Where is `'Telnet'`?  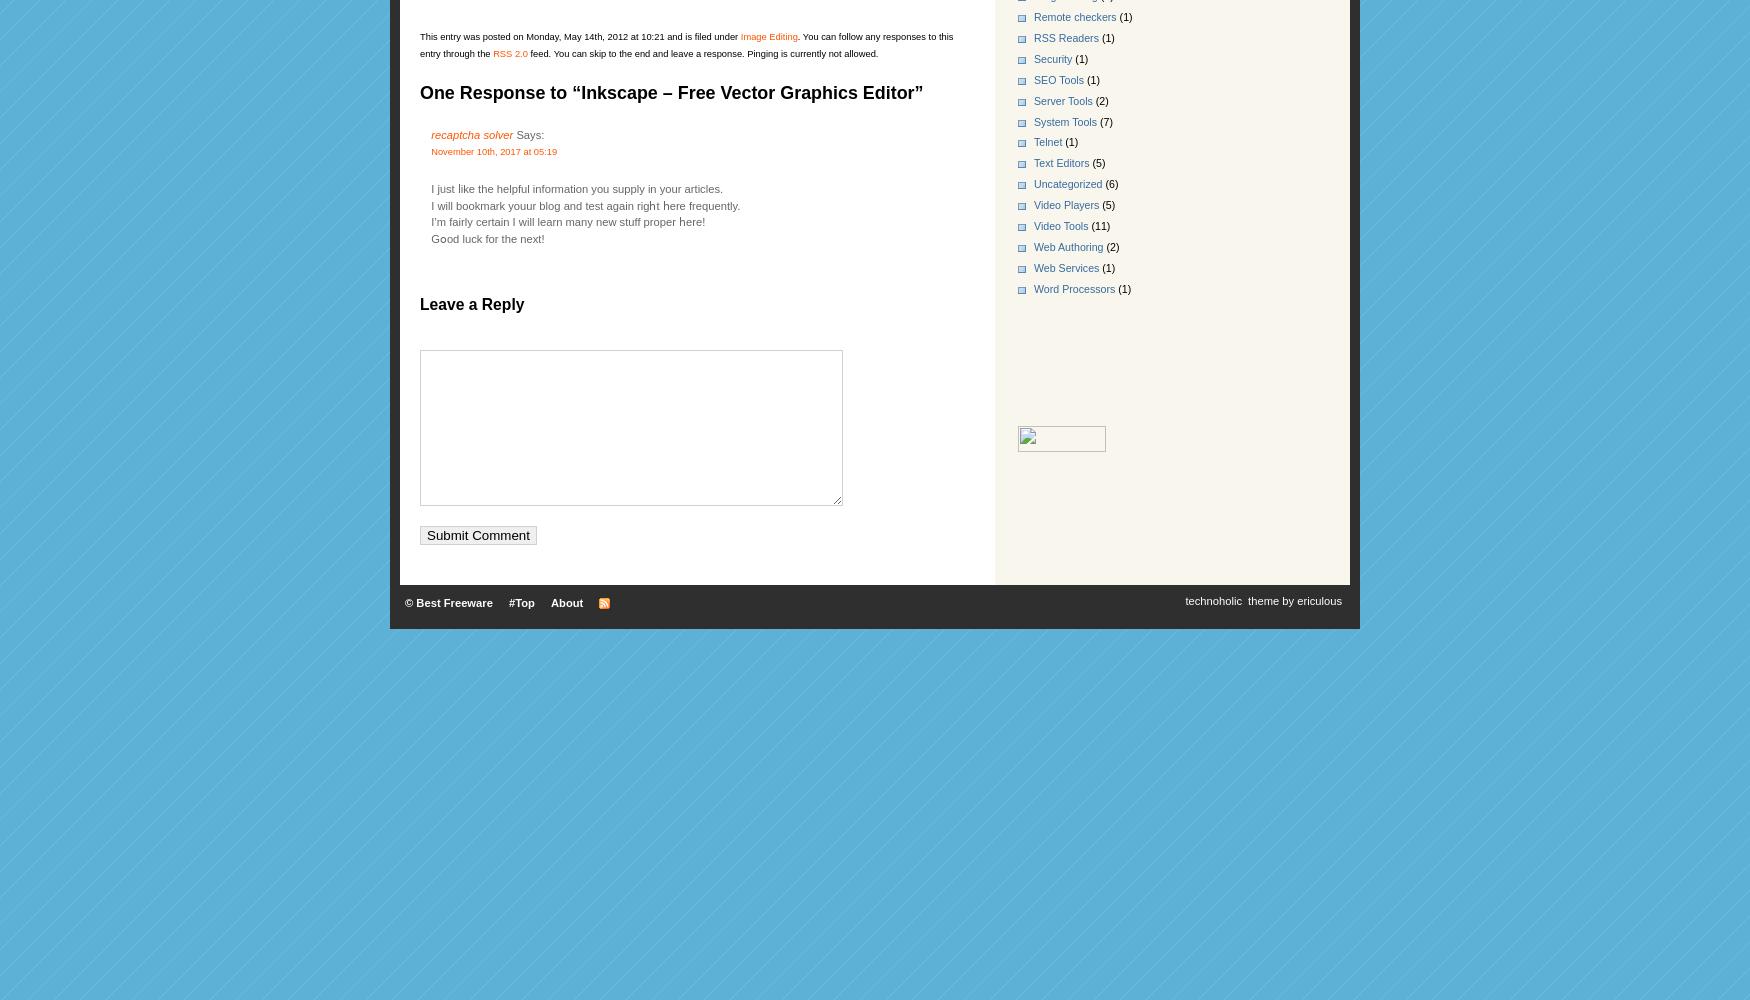 'Telnet' is located at coordinates (1047, 142).